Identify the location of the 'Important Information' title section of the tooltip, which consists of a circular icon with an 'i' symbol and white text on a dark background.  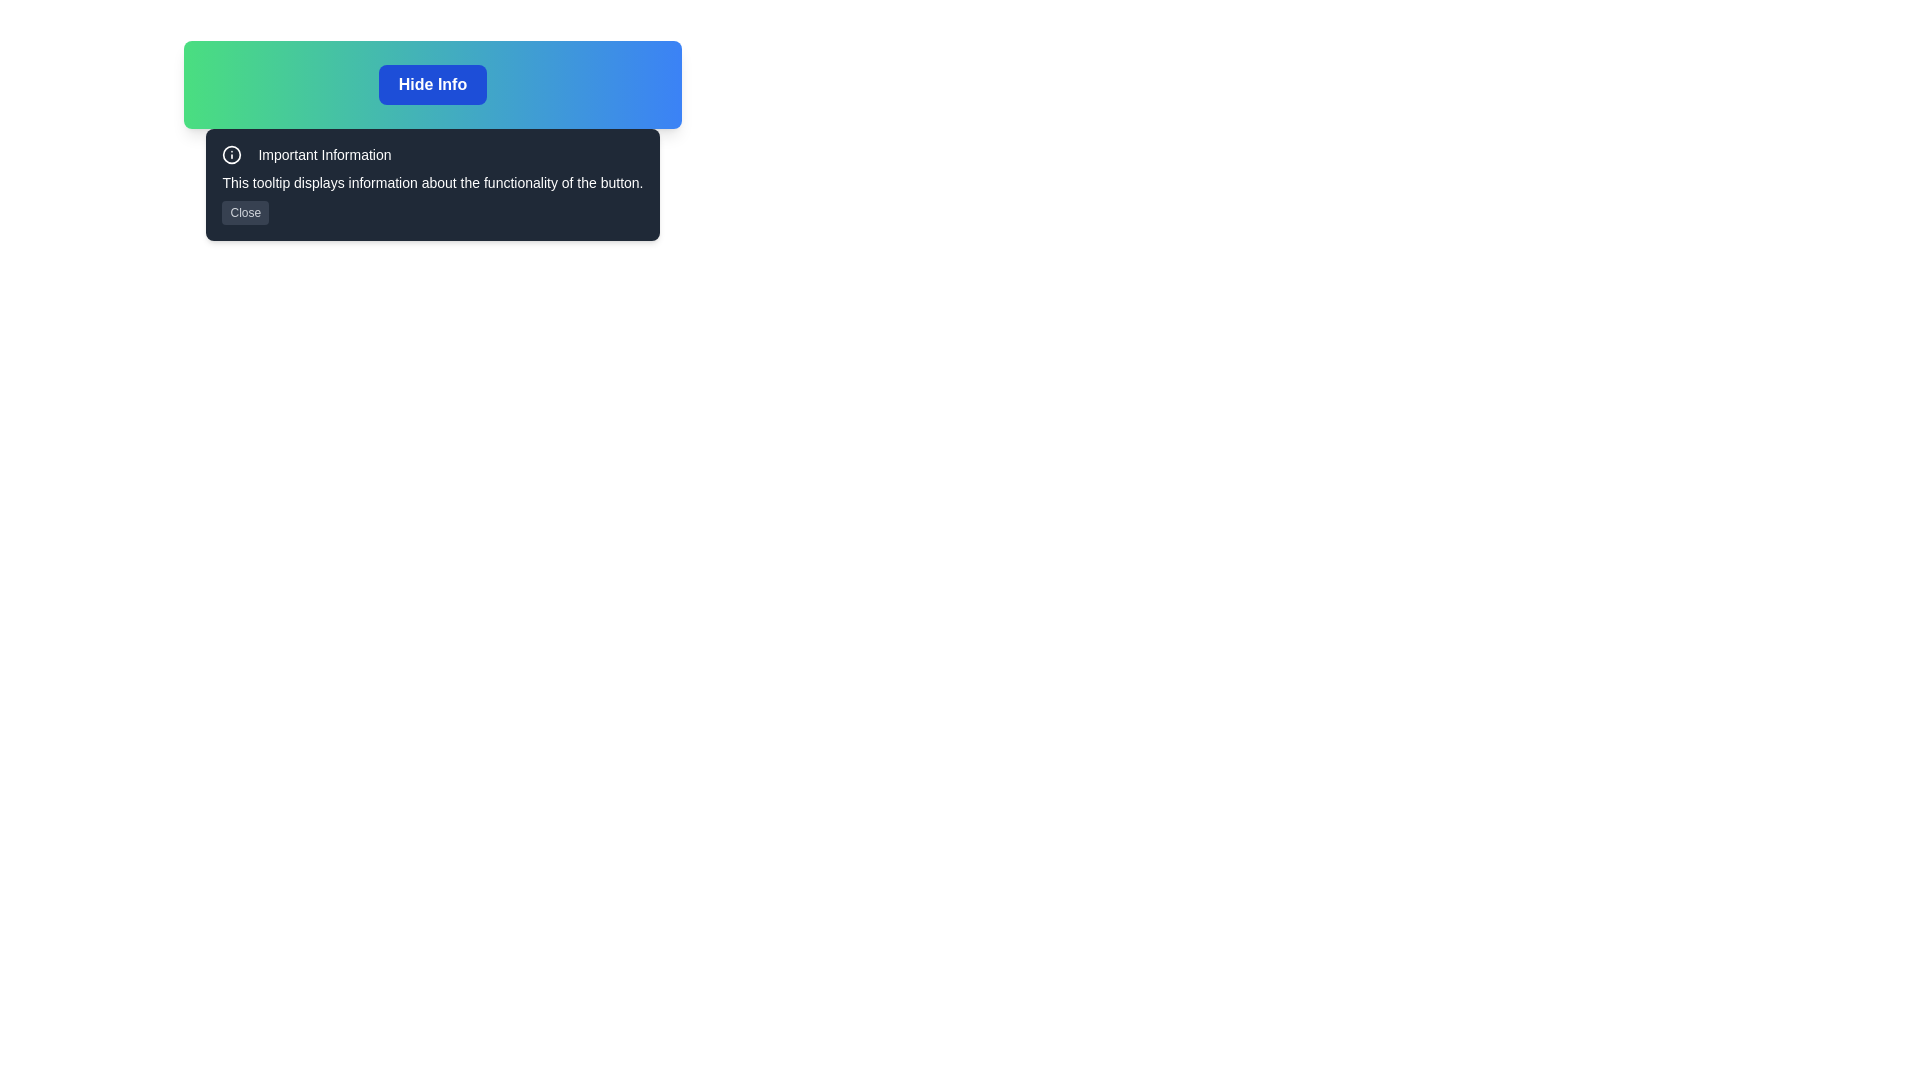
(306, 153).